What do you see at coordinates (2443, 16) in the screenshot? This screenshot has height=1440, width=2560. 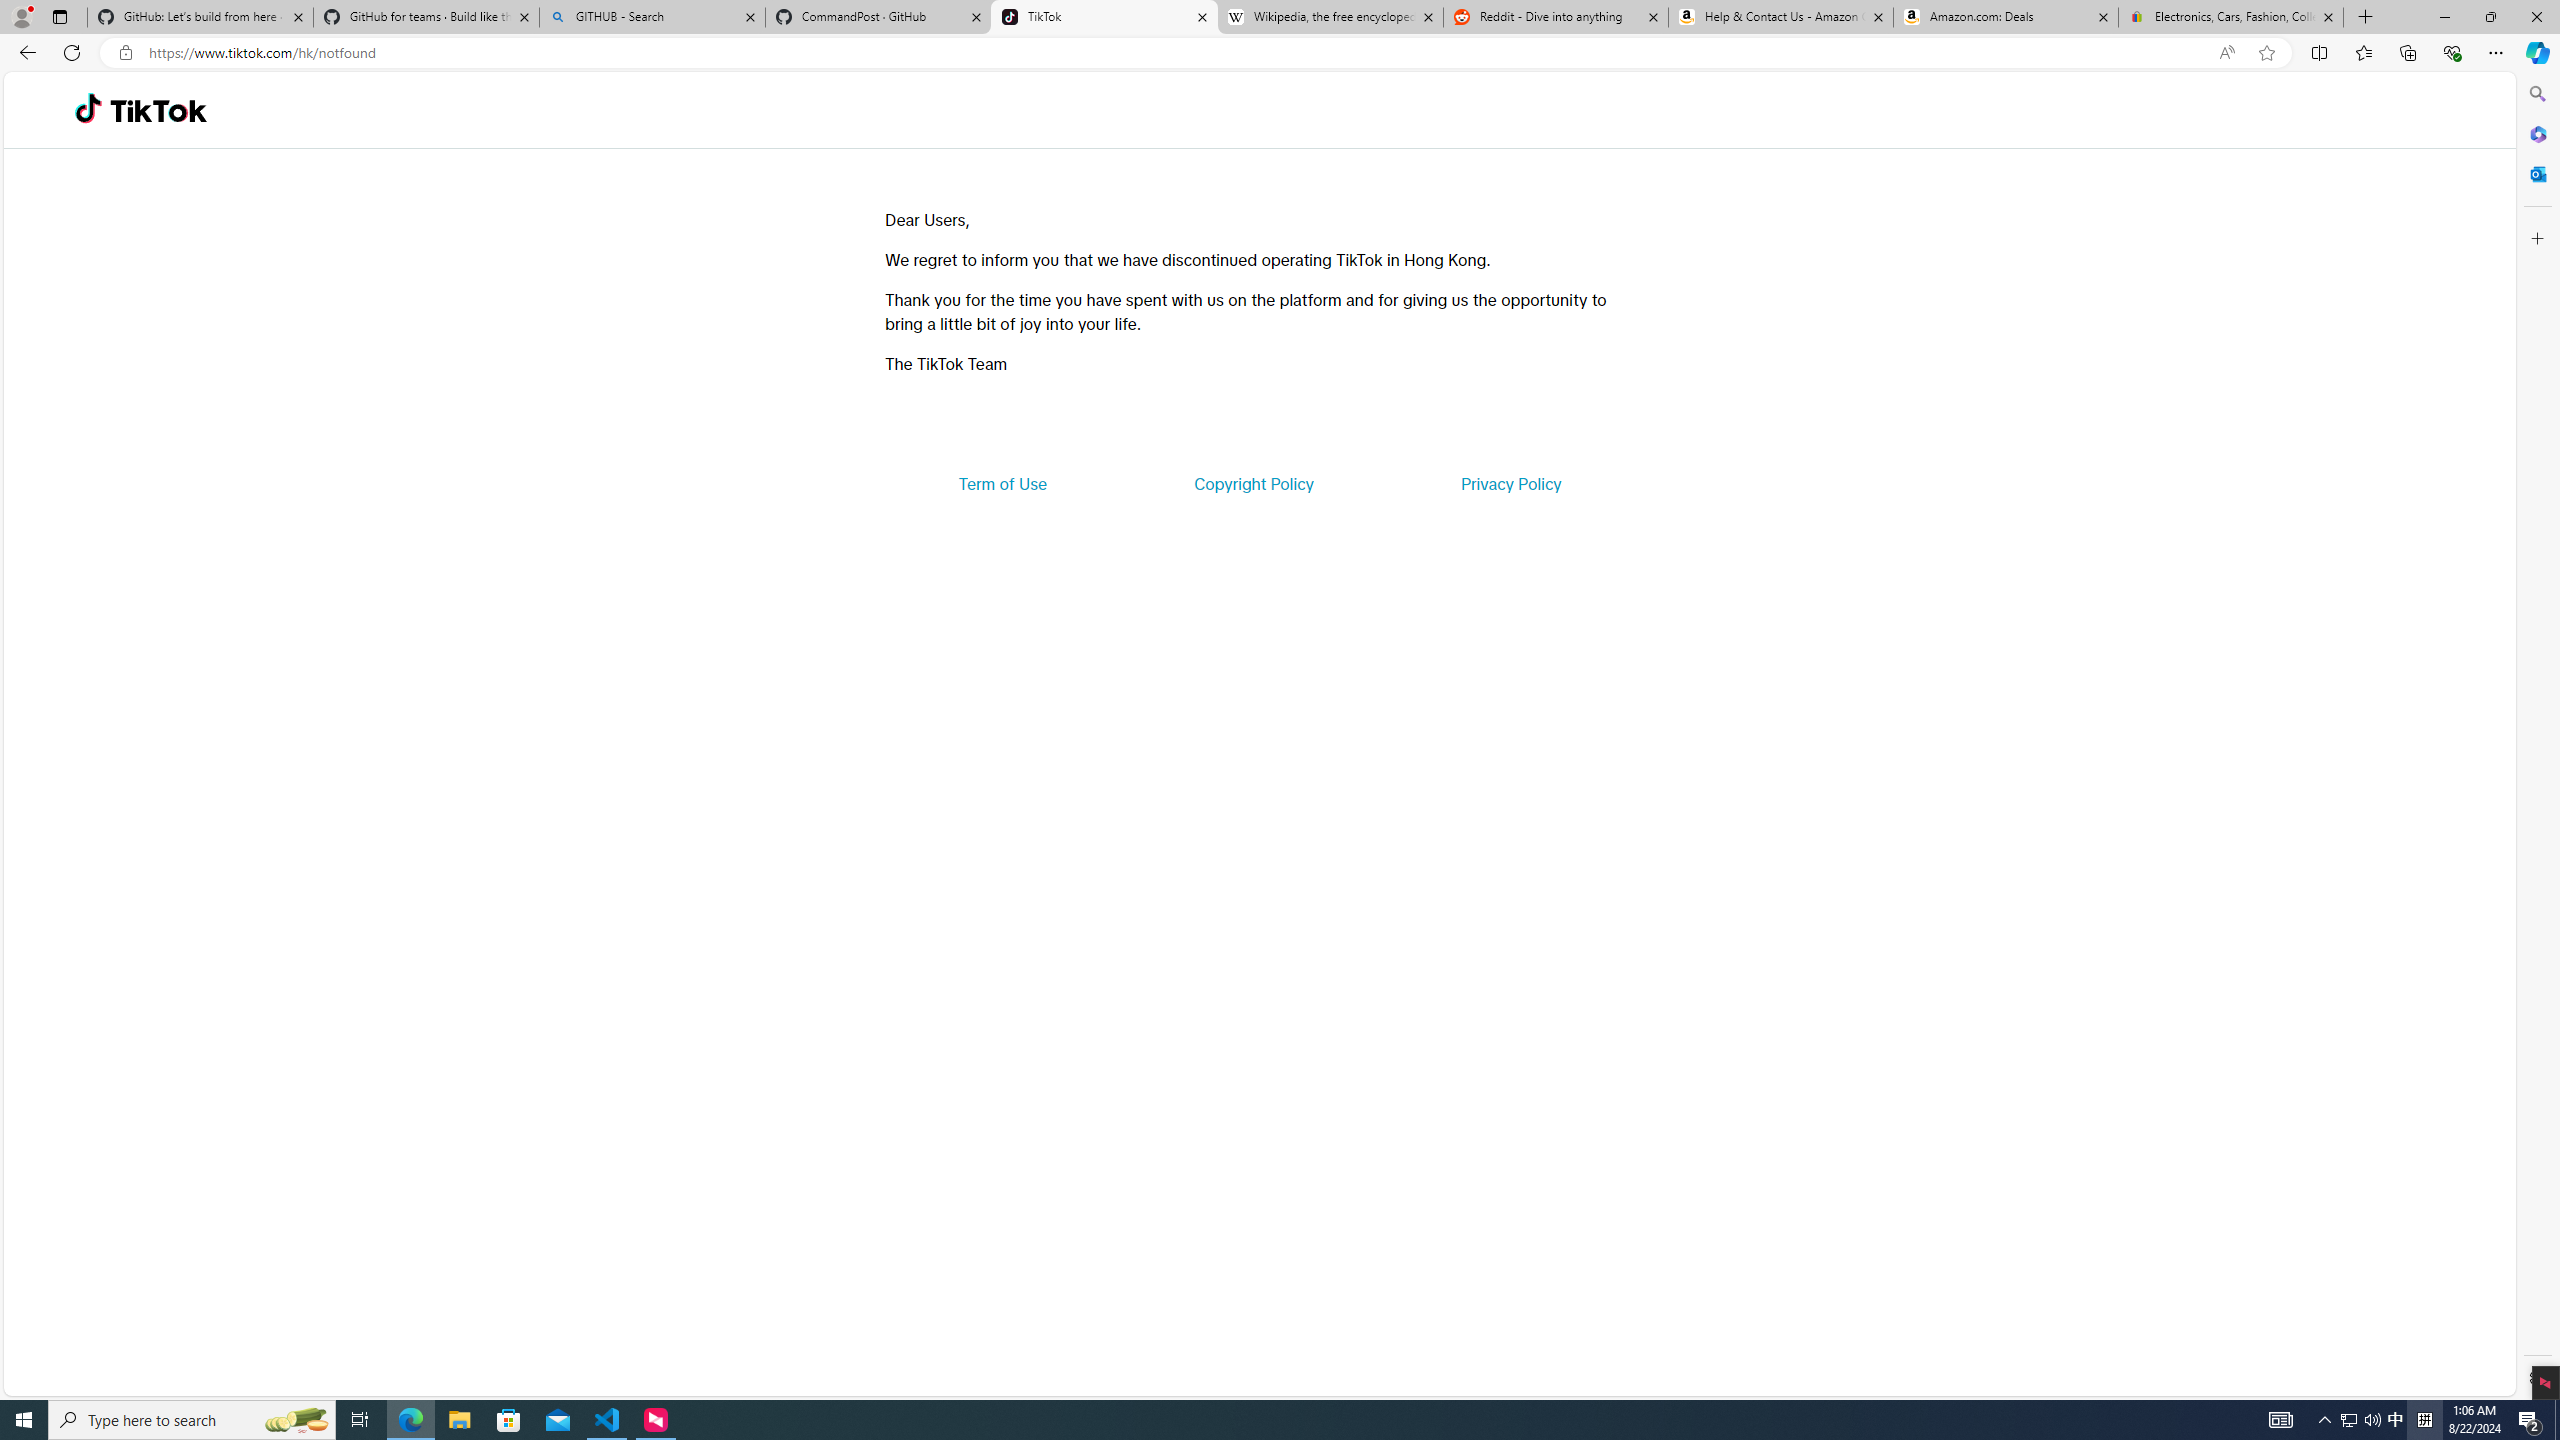 I see `'Minimize'` at bounding box center [2443, 16].